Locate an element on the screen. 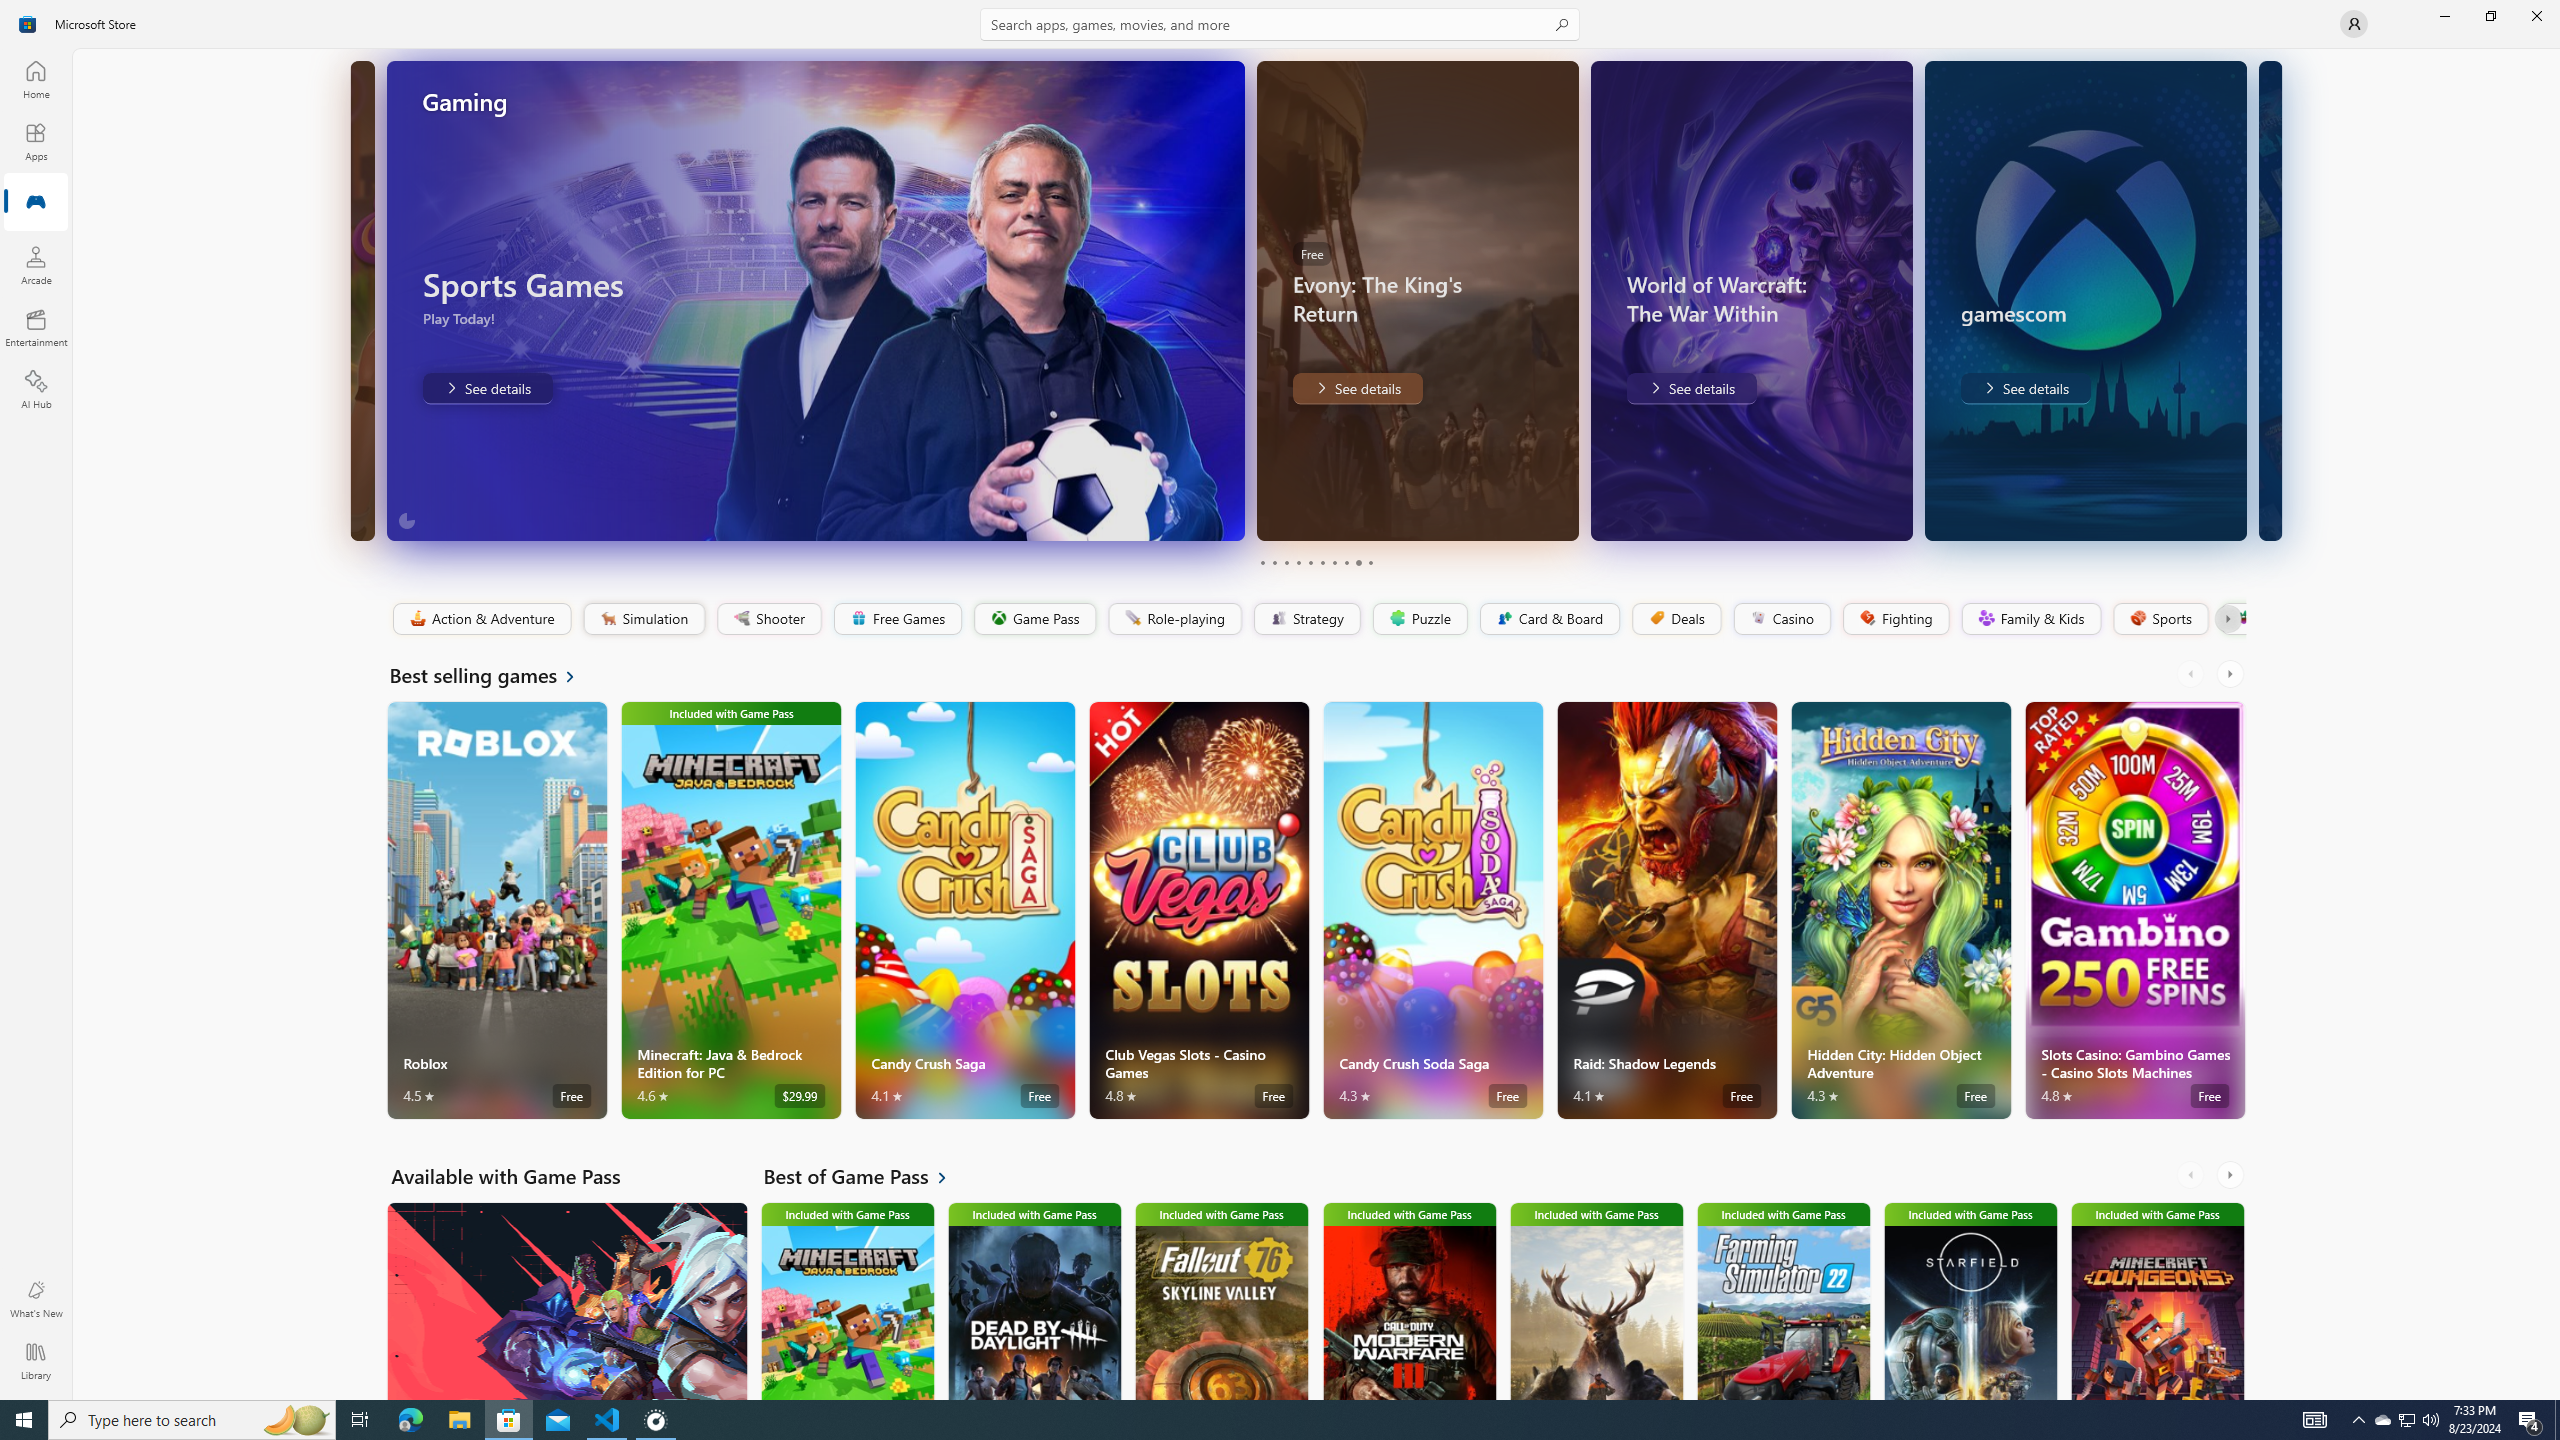 The width and height of the screenshot is (2560, 1440). 'Deals' is located at coordinates (1675, 618).